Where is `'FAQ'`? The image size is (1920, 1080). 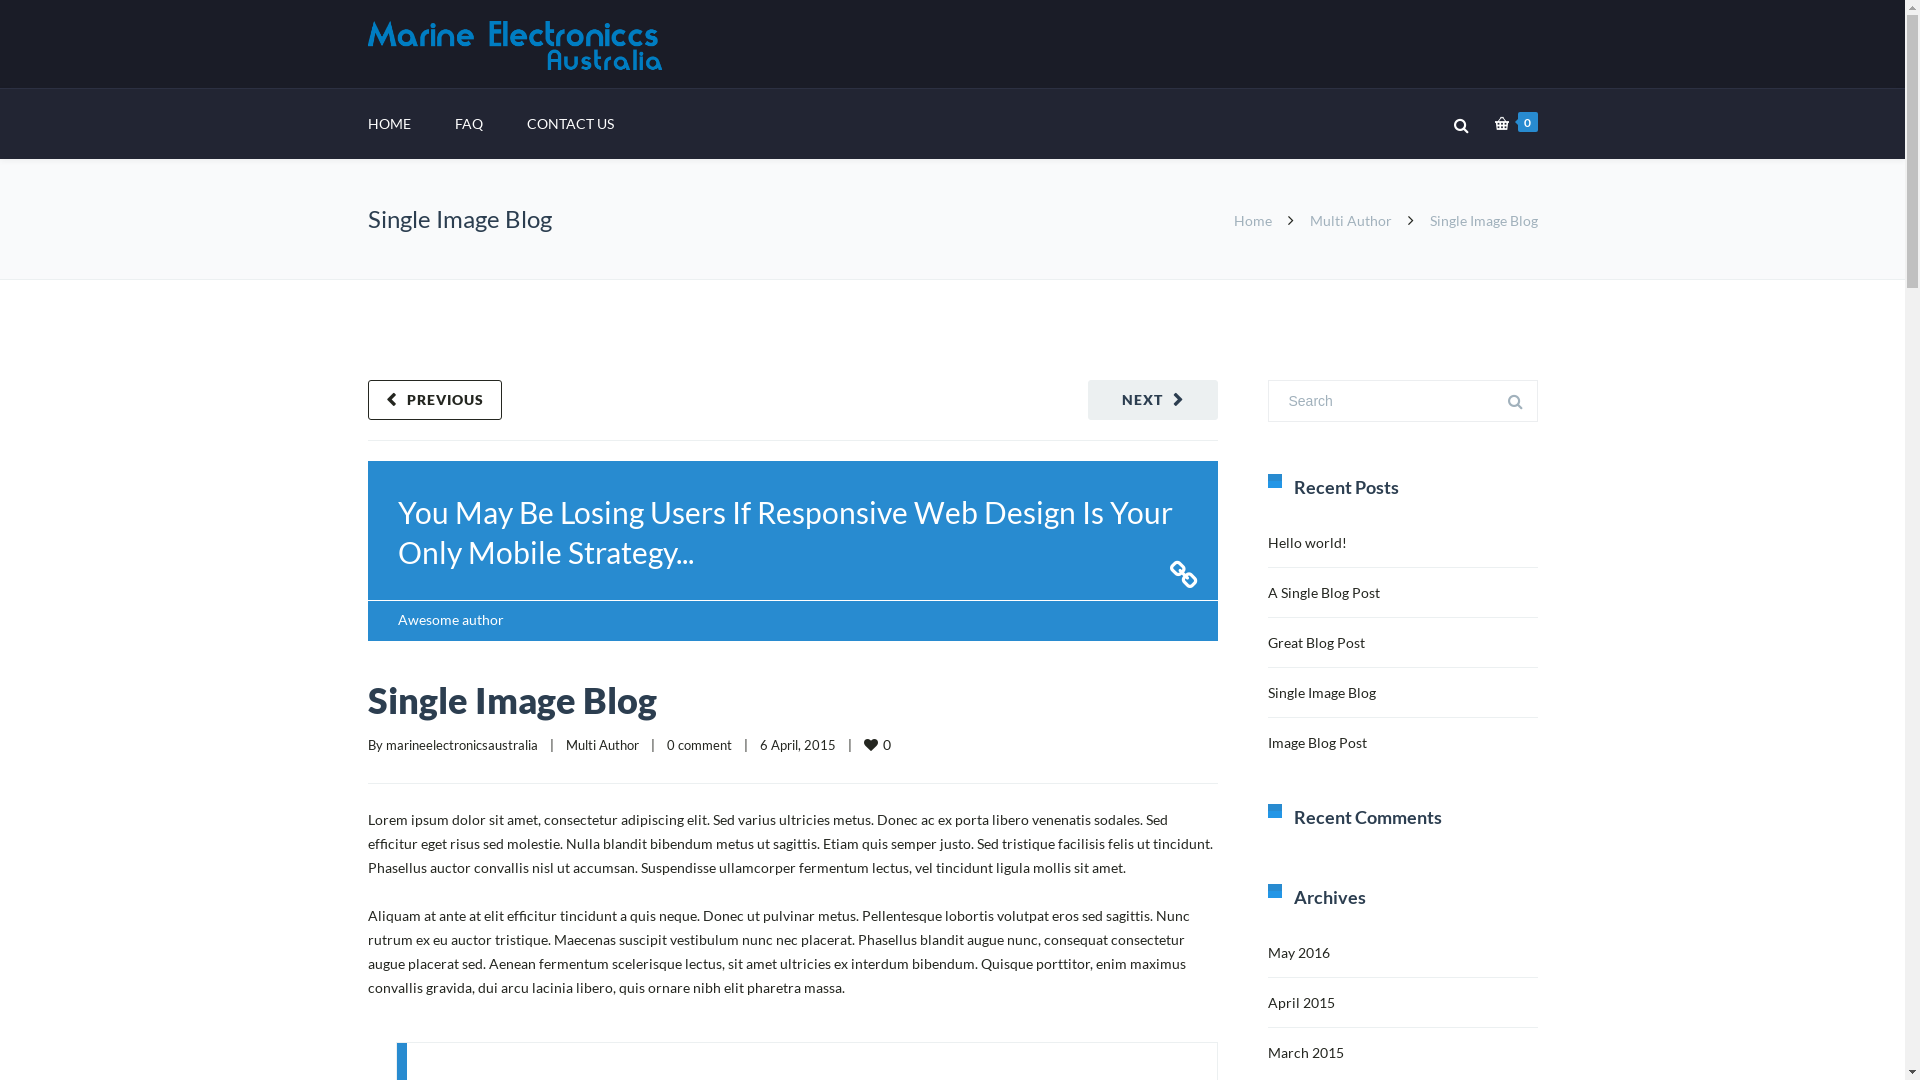
'FAQ' is located at coordinates (466, 123).